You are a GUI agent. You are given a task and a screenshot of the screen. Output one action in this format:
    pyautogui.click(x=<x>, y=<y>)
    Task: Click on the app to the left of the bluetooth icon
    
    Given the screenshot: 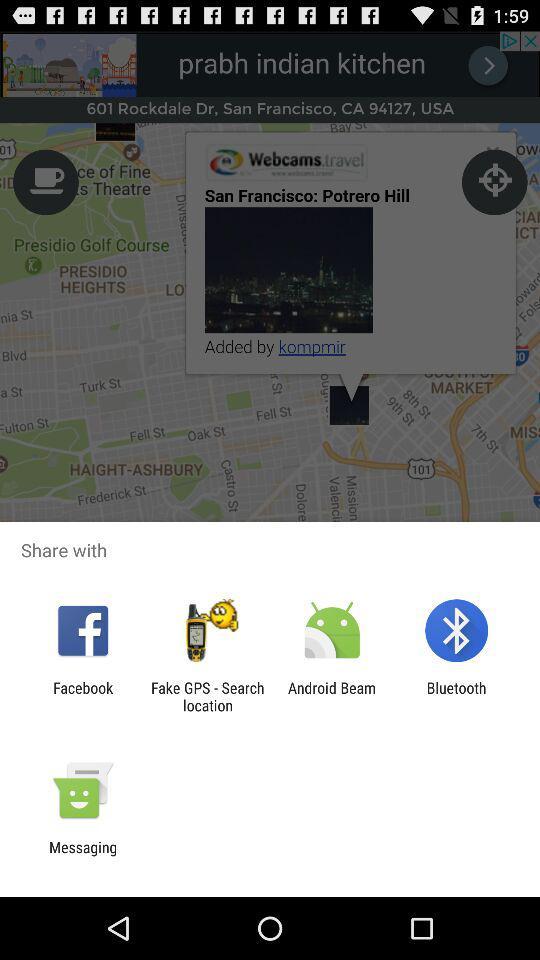 What is the action you would take?
    pyautogui.click(x=332, y=696)
    